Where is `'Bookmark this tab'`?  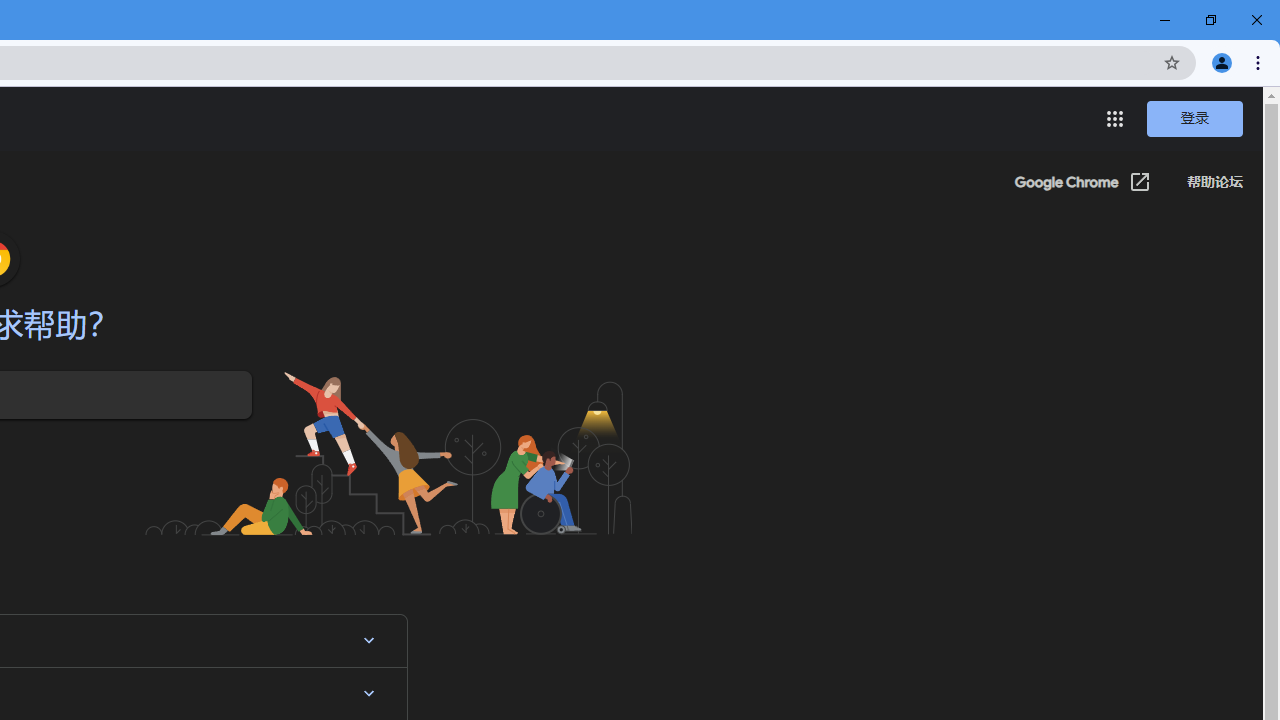
'Bookmark this tab' is located at coordinates (1171, 61).